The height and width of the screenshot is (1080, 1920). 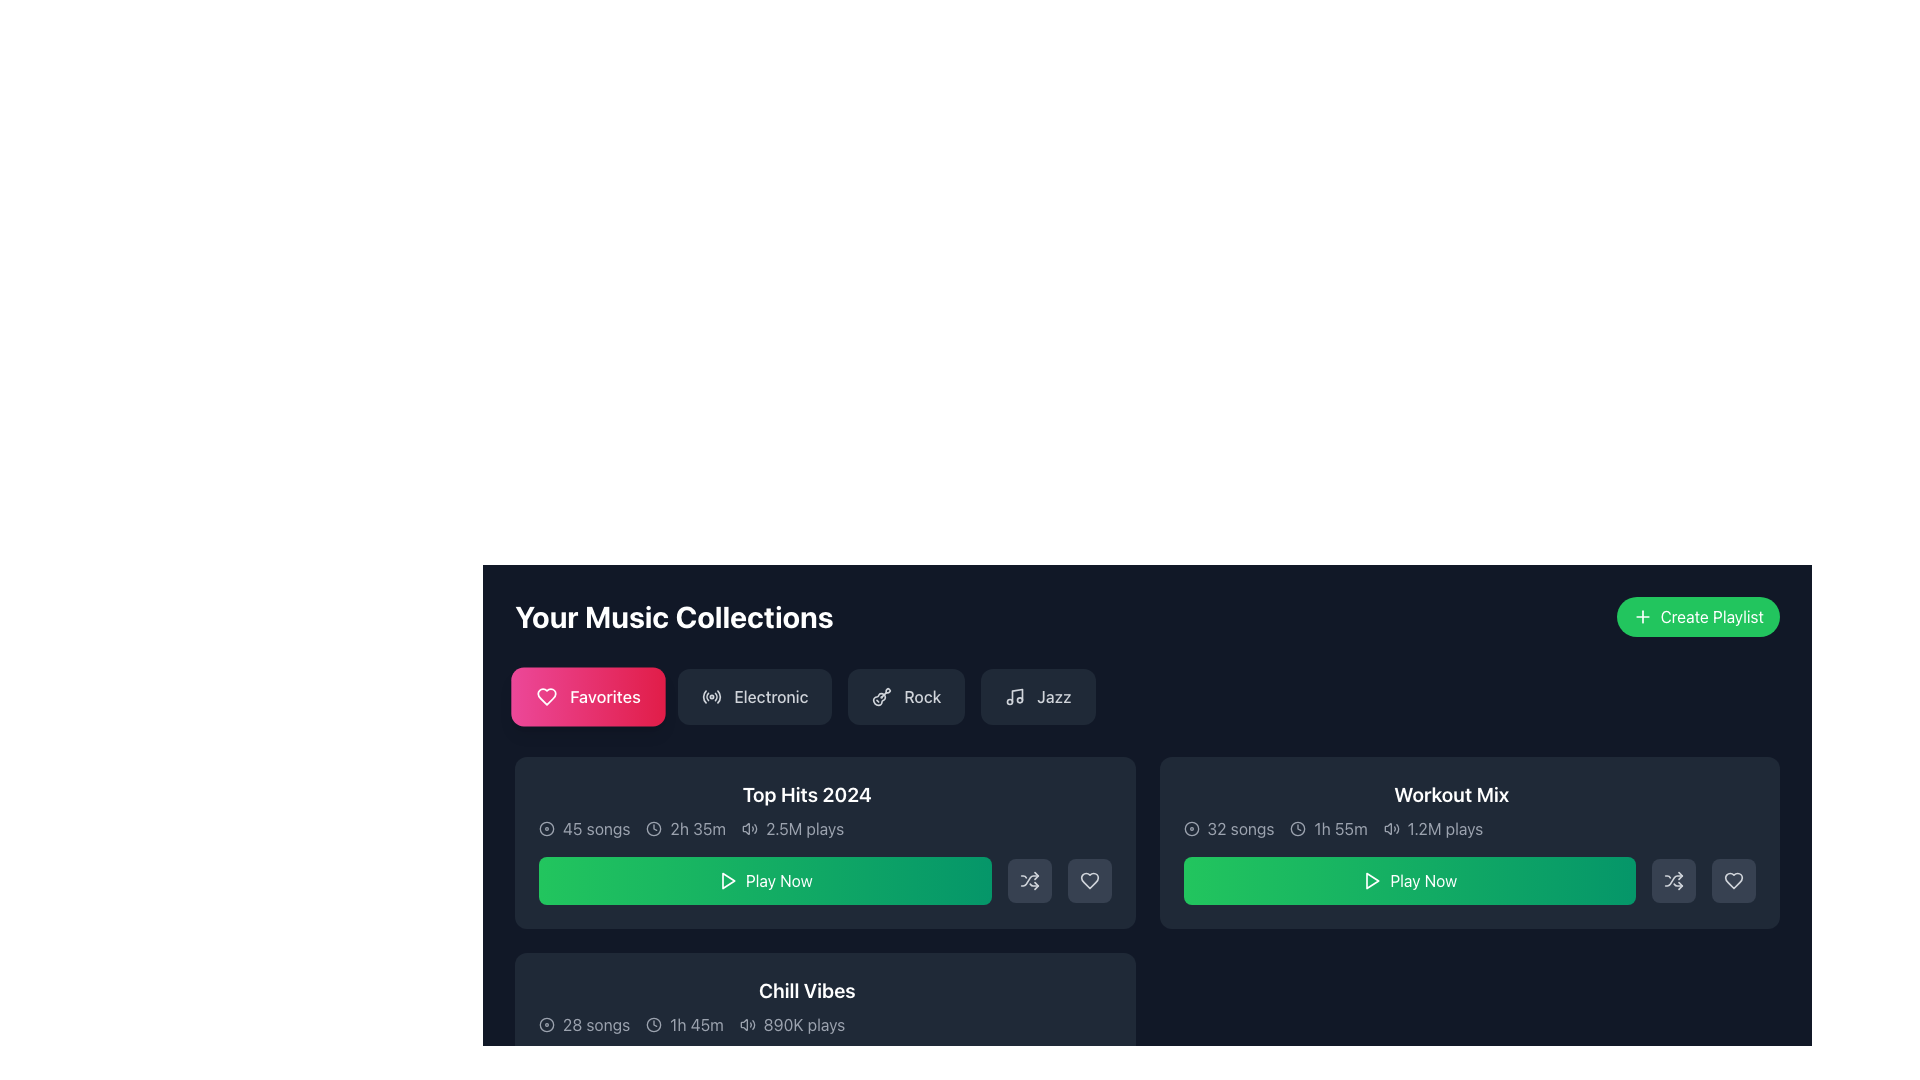 I want to click on the Text label that displays the number of songs in the music collection, which is the first item in the row of metadata within the first card of the music collections section, so click(x=583, y=829).